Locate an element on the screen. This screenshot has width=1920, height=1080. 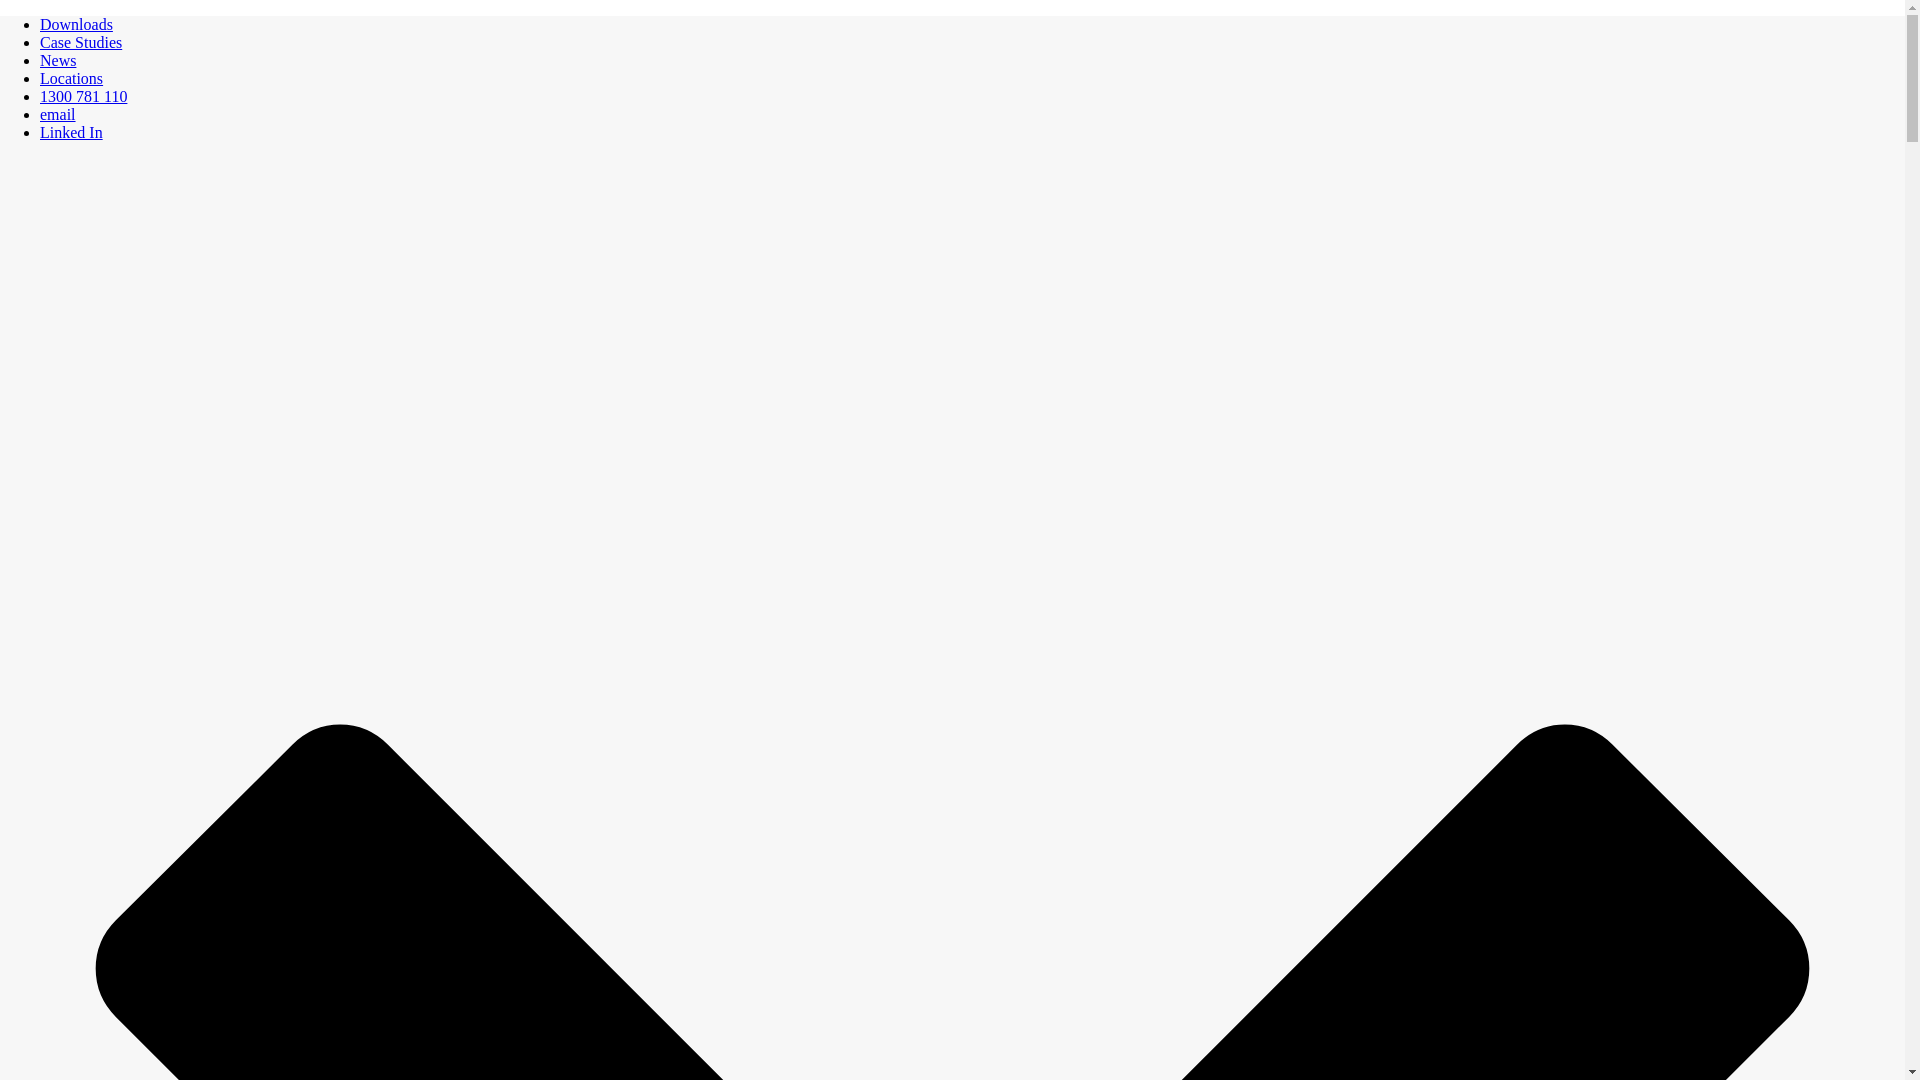
'Case Studies' is located at coordinates (39, 42).